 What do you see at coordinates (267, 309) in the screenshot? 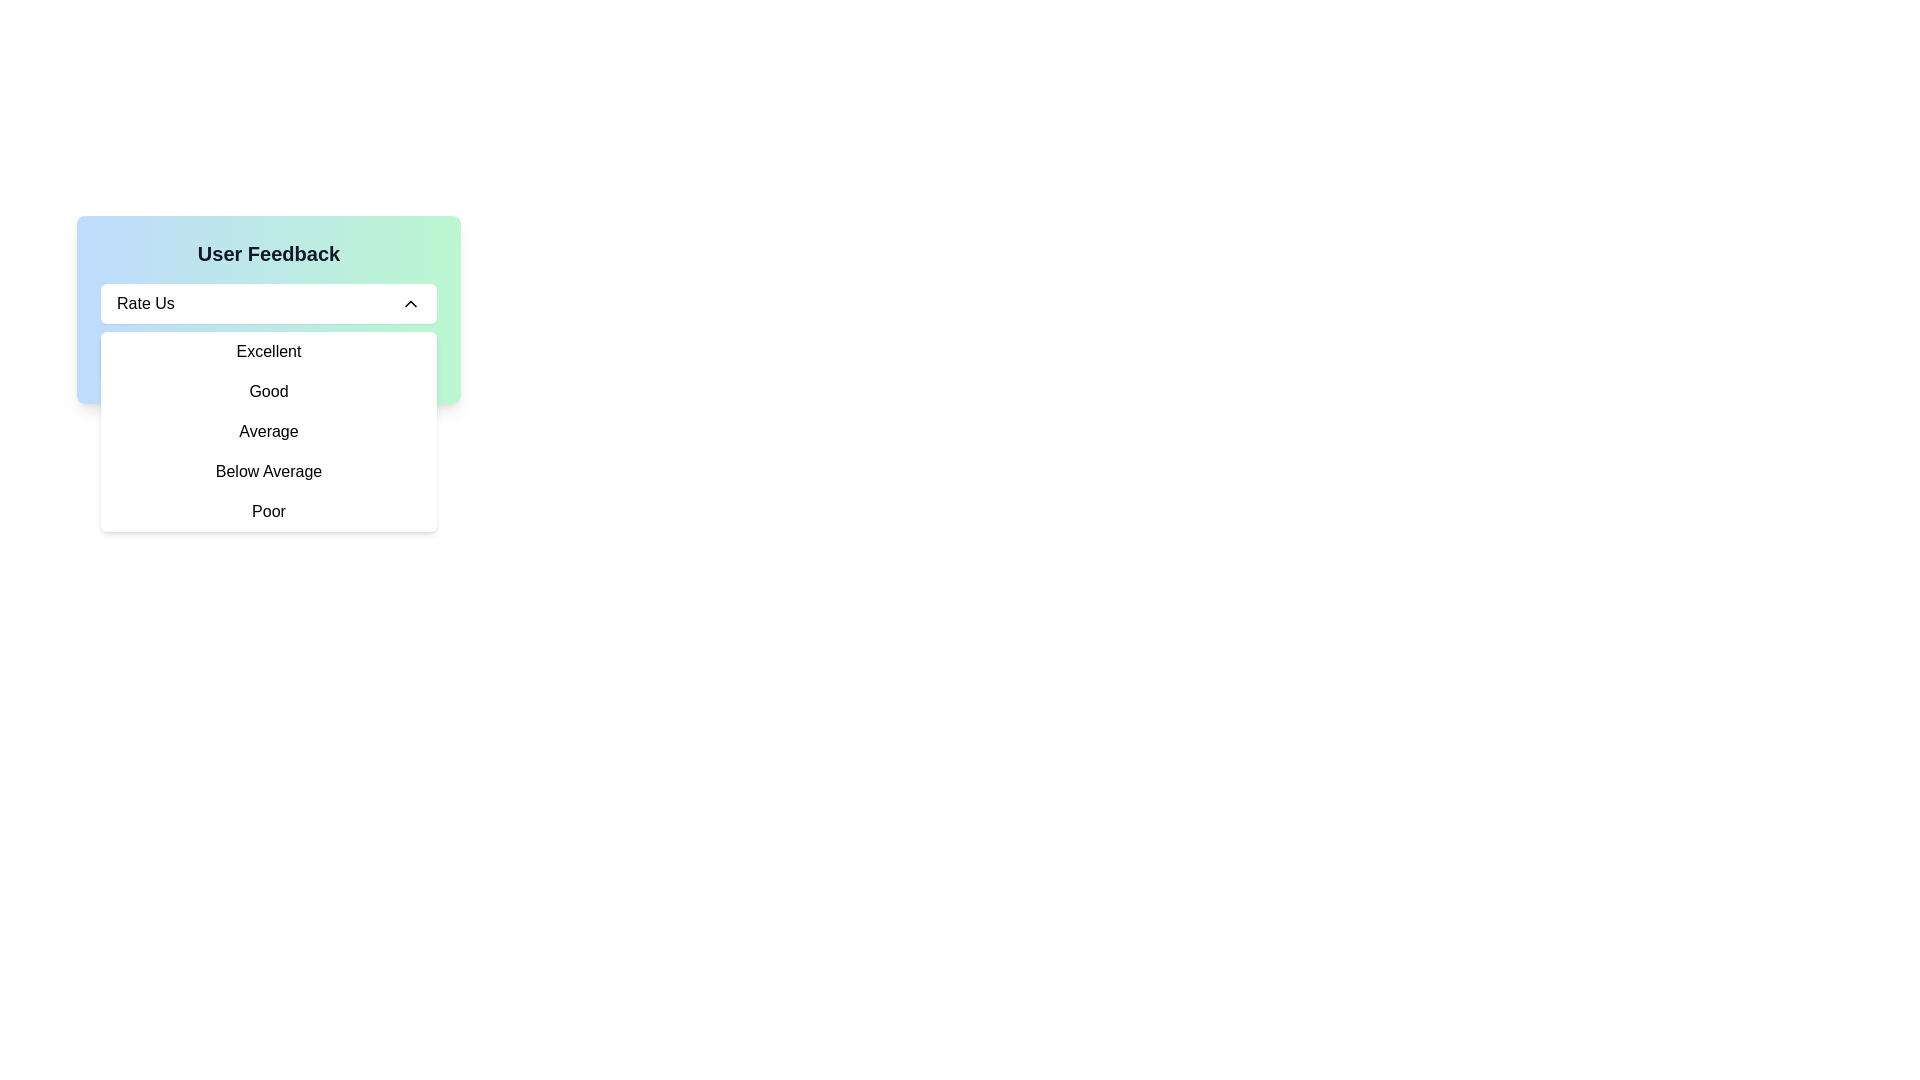
I see `a rating option from the 'Rate Us' dropdown in the User Feedback component, which features a gradient background and rounded corners` at bounding box center [267, 309].